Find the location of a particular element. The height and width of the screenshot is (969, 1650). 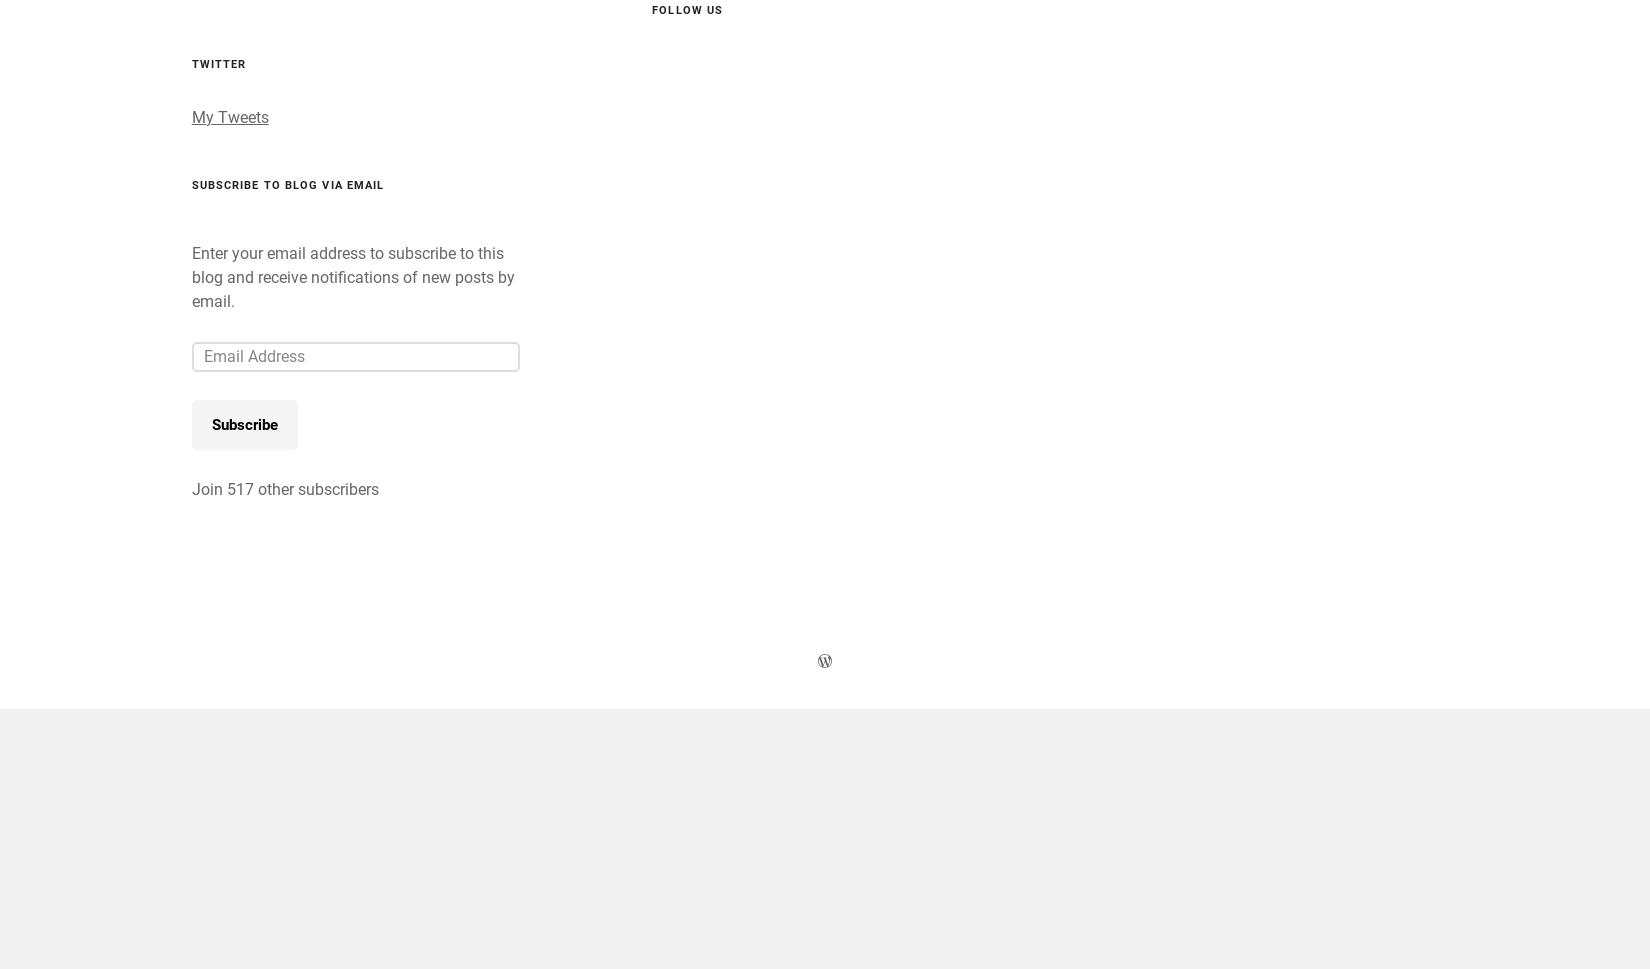

'Facebook' is located at coordinates (409, 108).